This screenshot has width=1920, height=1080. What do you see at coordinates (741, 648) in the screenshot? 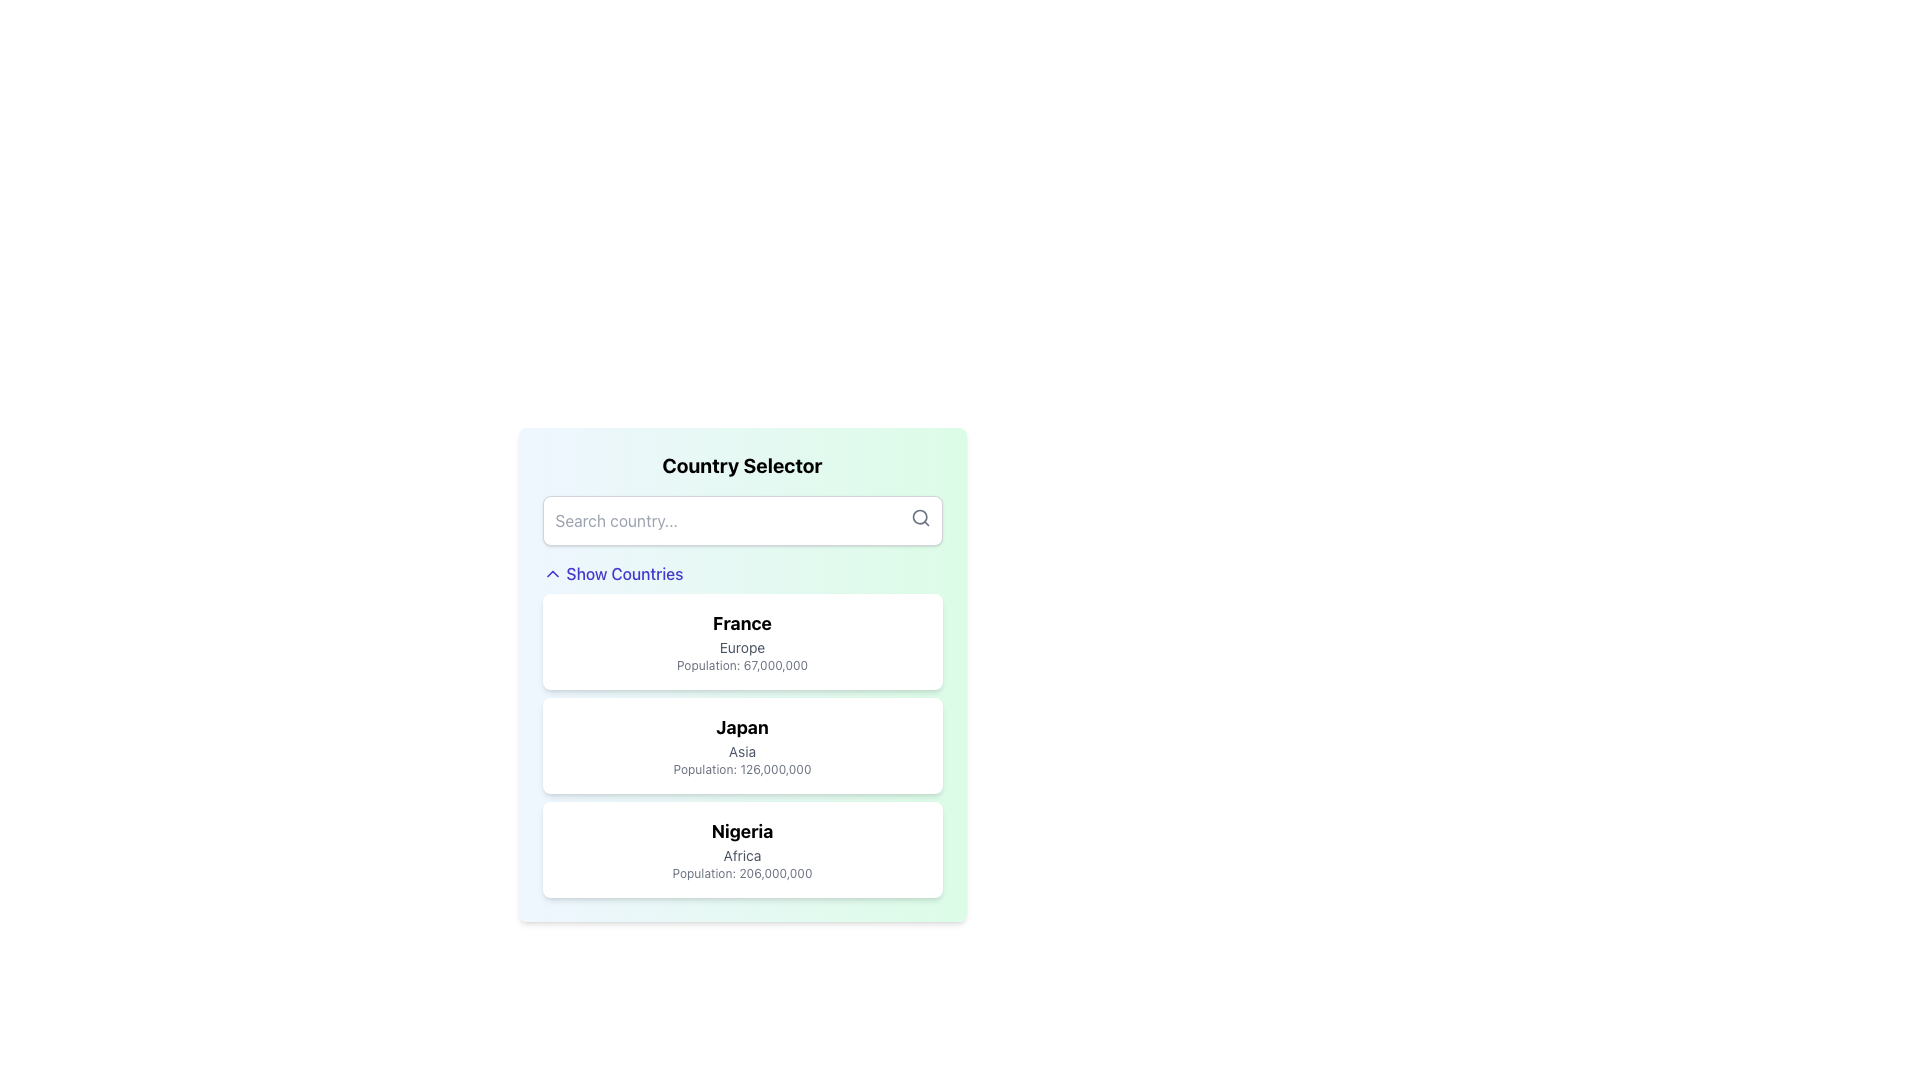
I see `the static text display indicating the continent associated with France, positioned between the title 'France' and the population information 'Population: 67,000,000'` at bounding box center [741, 648].